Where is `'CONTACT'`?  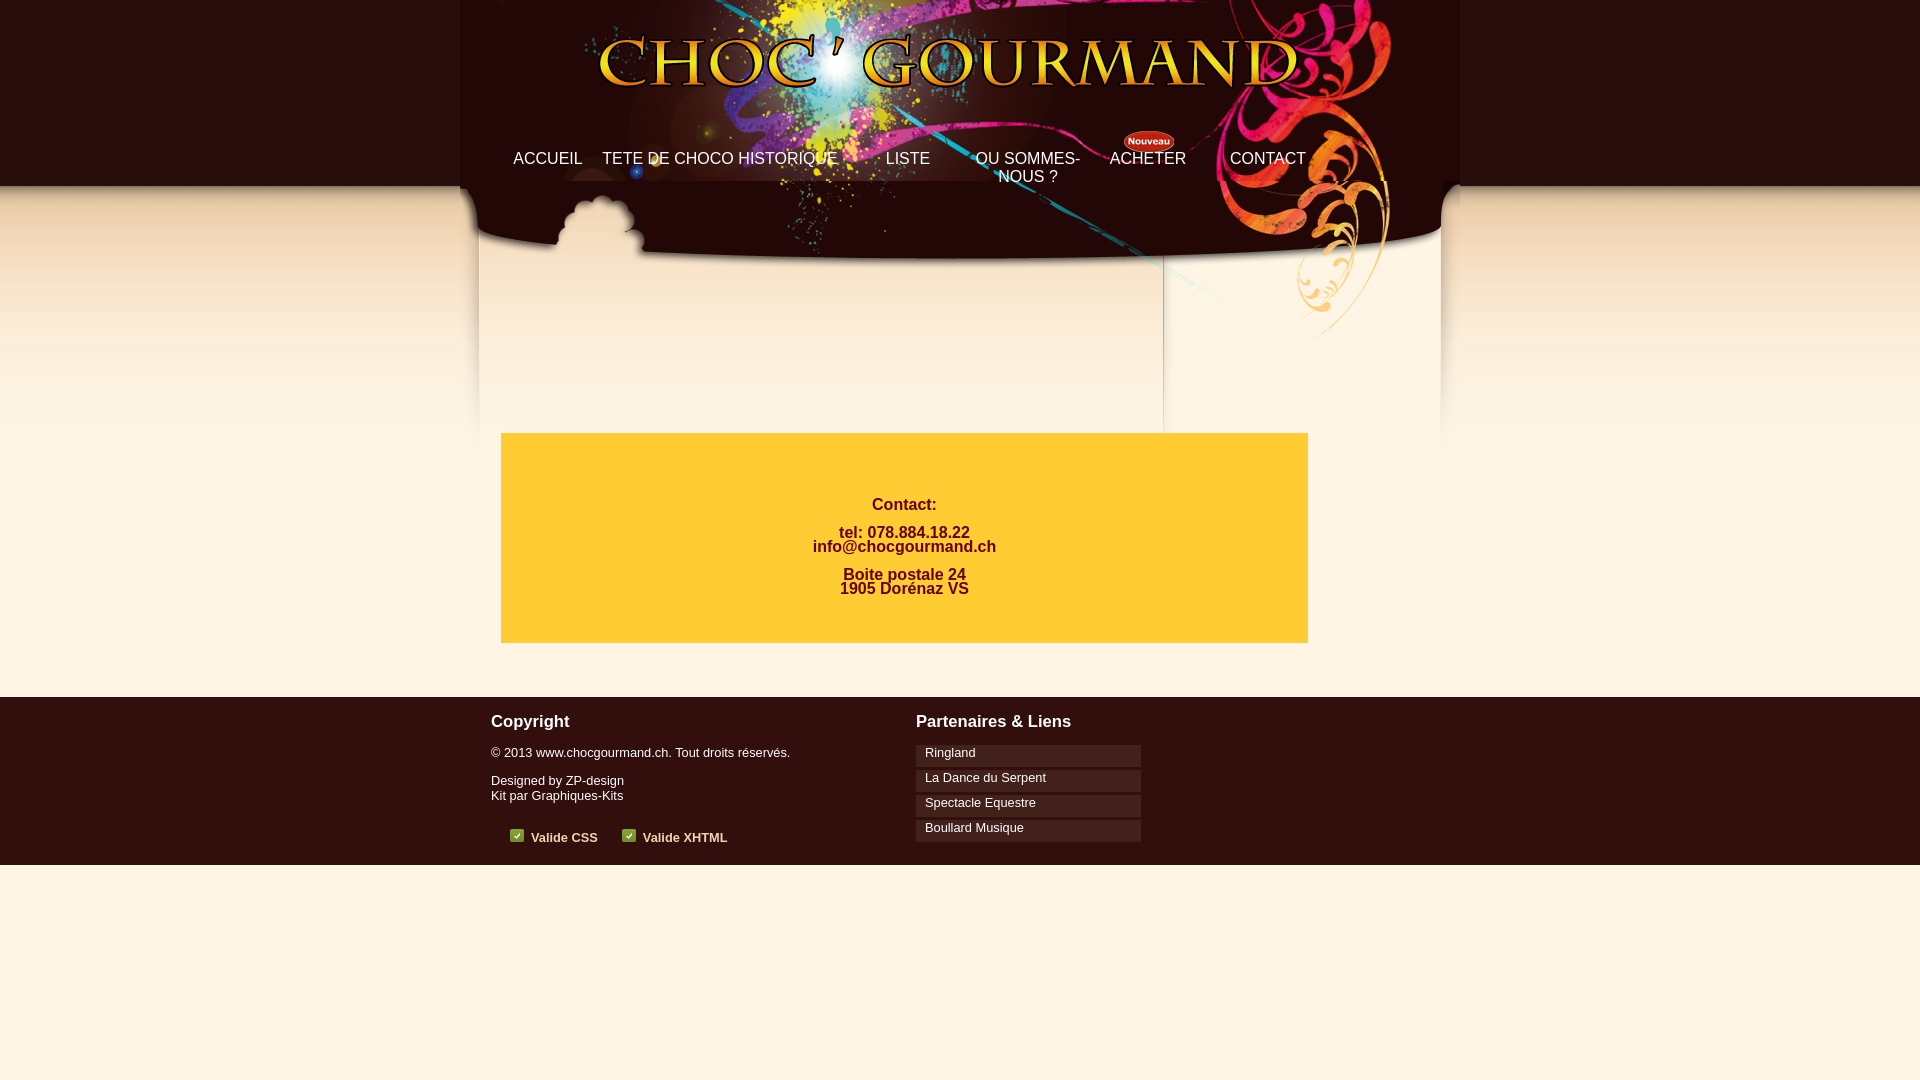 'CONTACT' is located at coordinates (1266, 157).